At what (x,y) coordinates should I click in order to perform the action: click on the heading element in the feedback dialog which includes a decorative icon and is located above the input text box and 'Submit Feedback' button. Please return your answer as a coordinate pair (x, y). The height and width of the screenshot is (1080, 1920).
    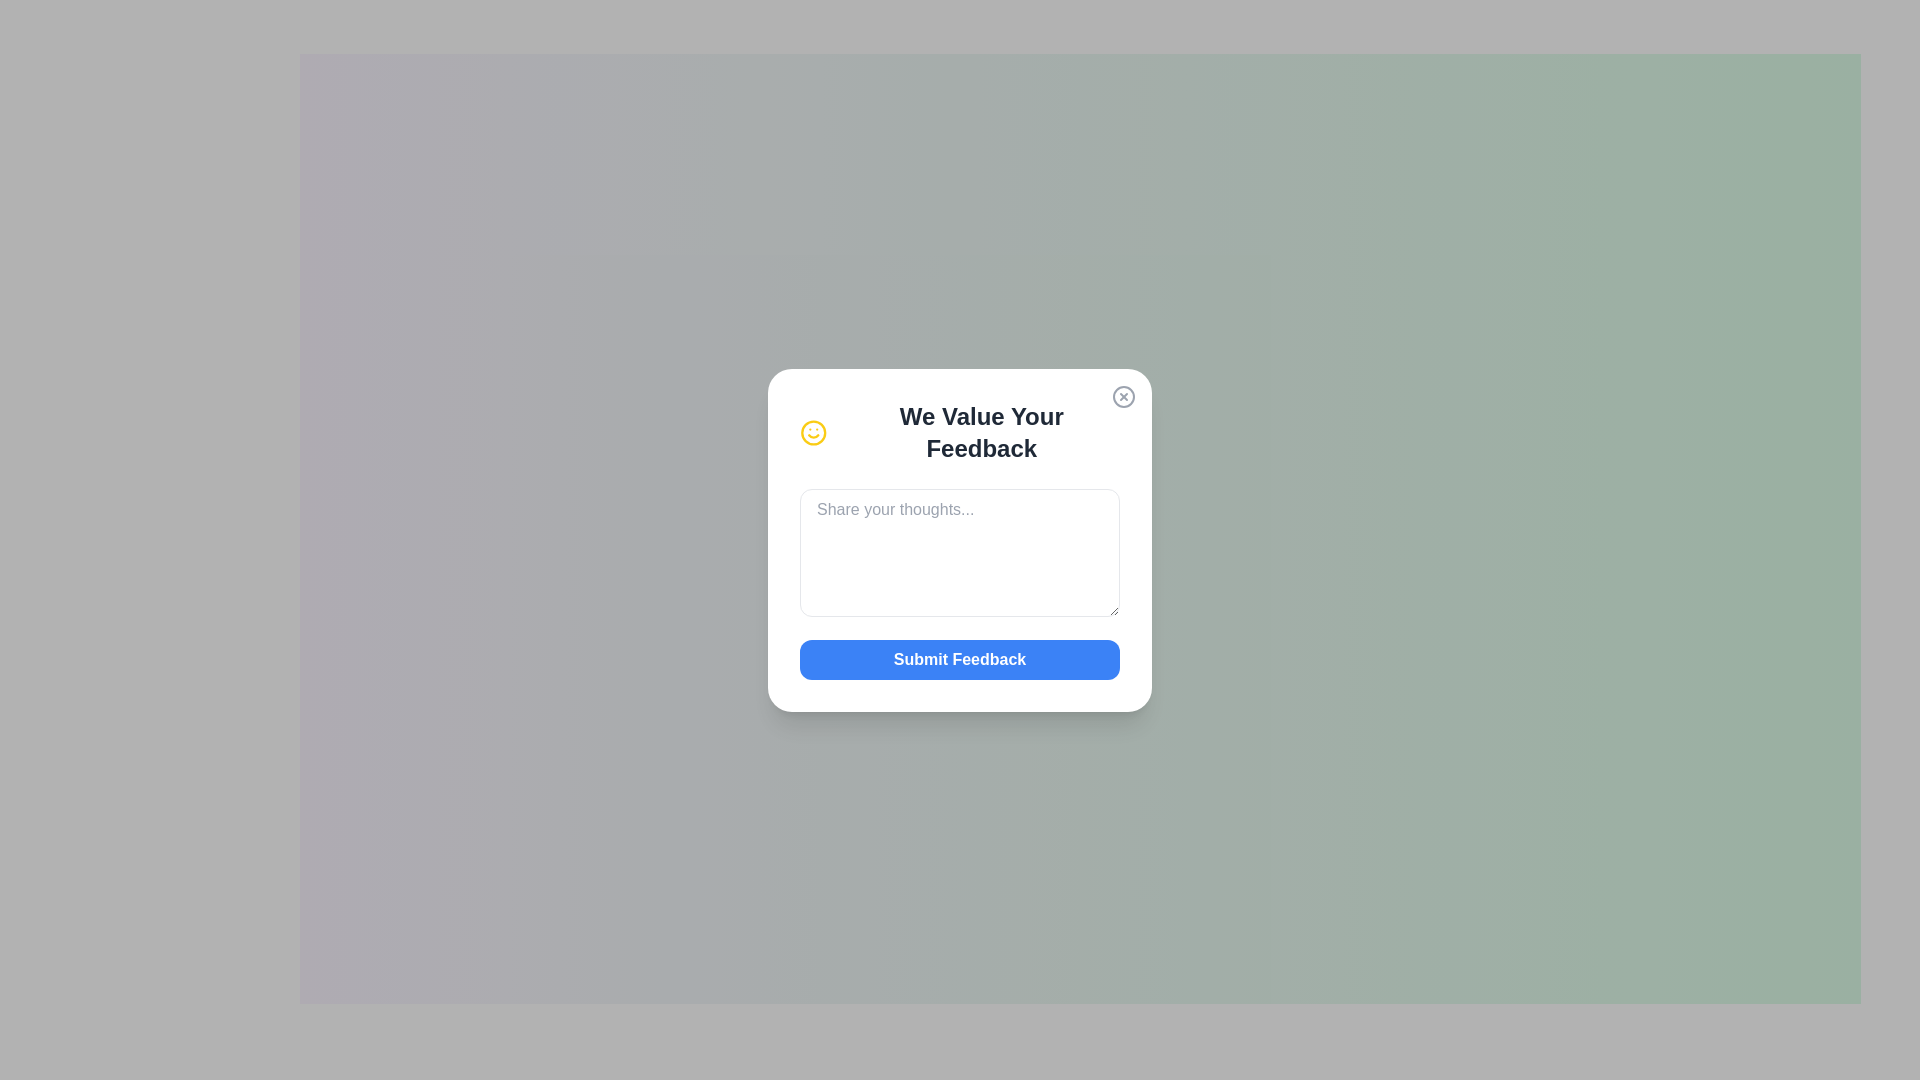
    Looking at the image, I should click on (960, 431).